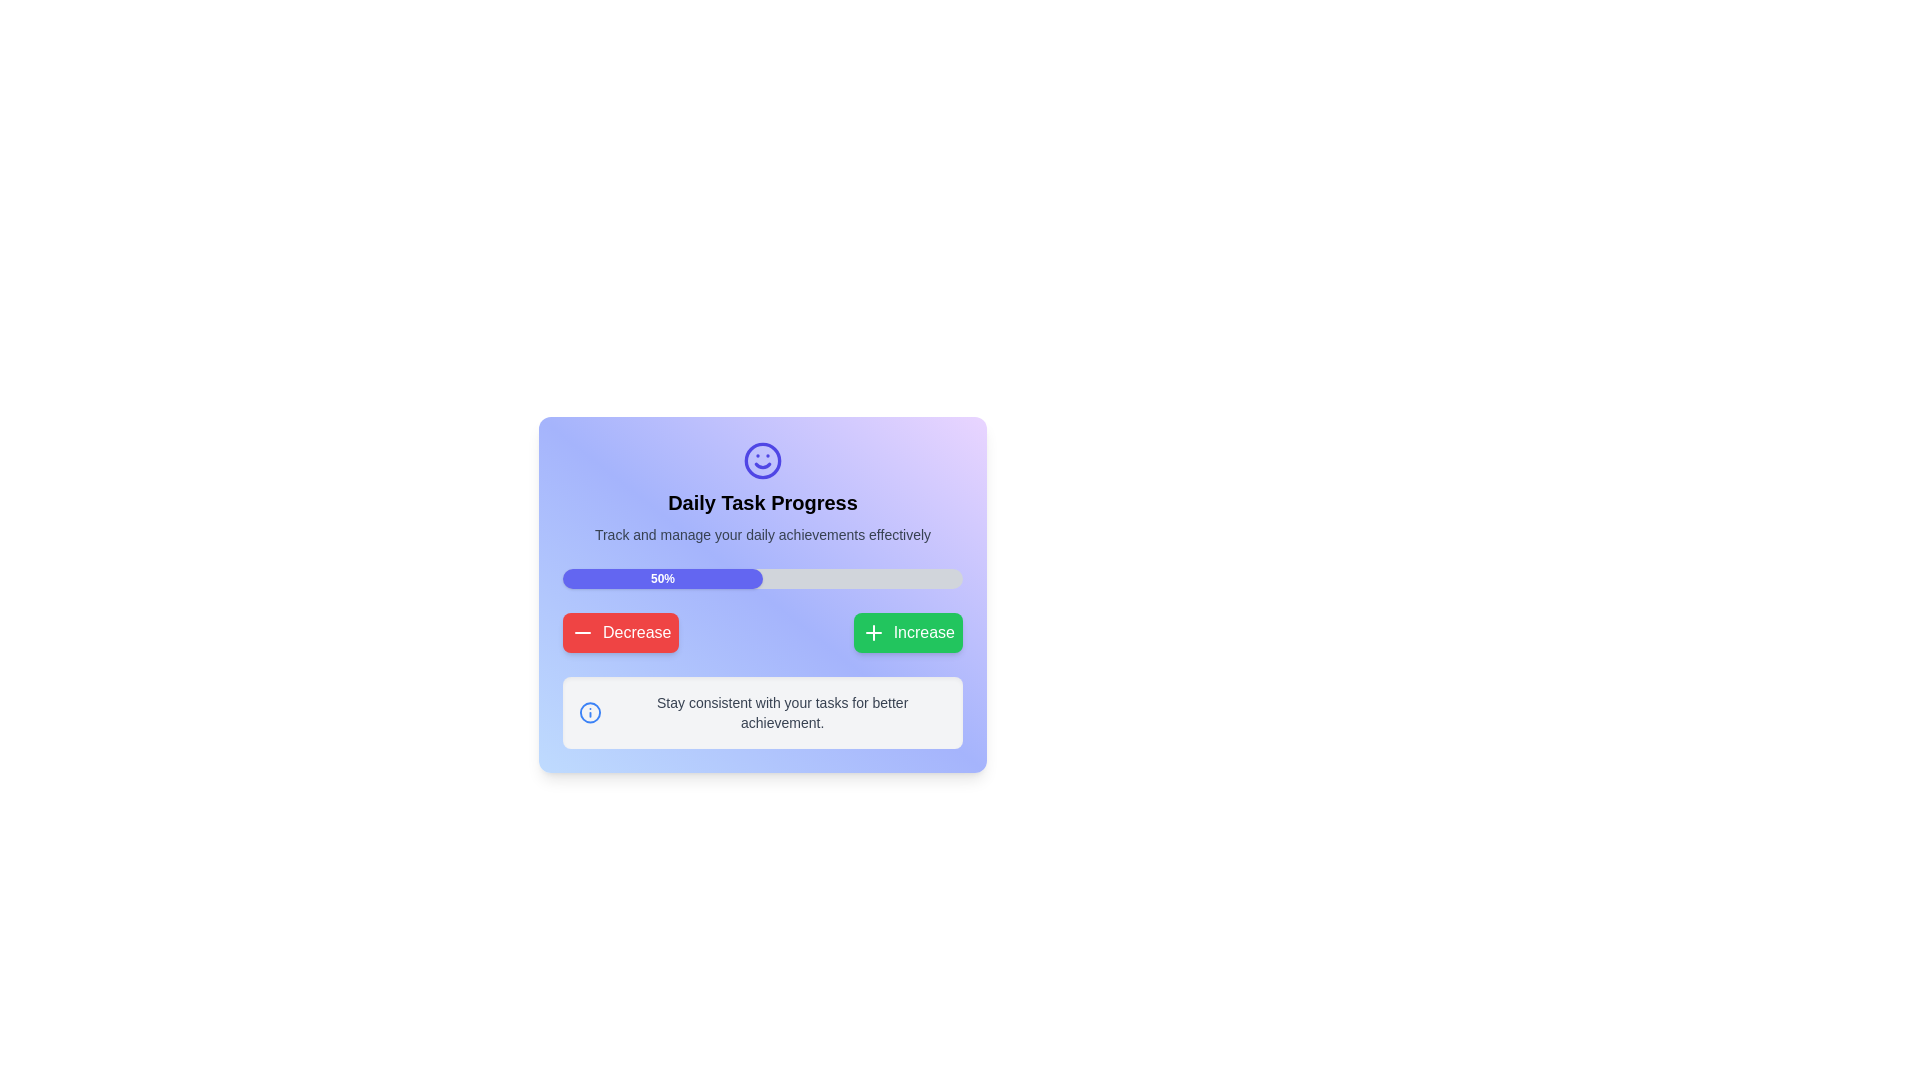  I want to click on the blue circular outline icon with a smaller blue dot above it and a line extending downwards, located to the left of the text 'Stay consistent with your tasks for better achievement.', so click(589, 712).